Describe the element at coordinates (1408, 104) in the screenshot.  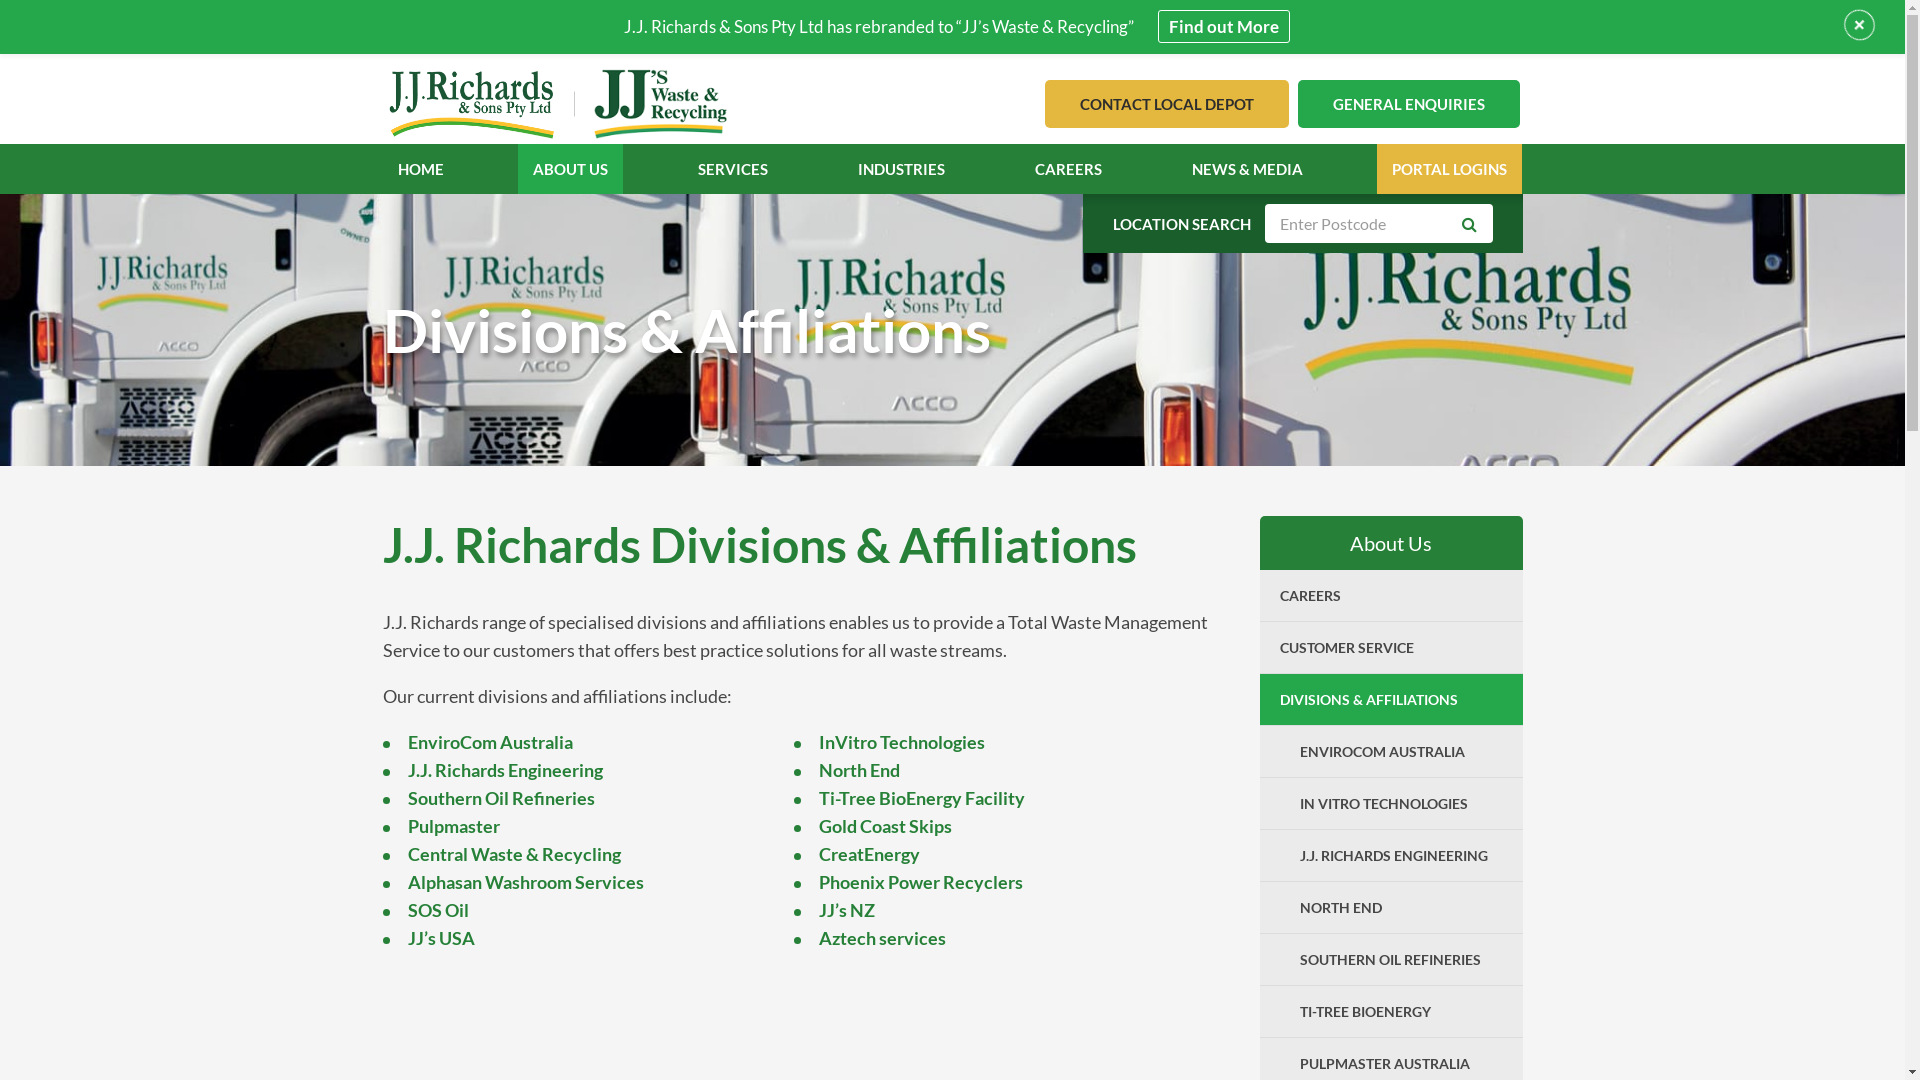
I see `'GENERAL ENQUIRIES'` at that location.